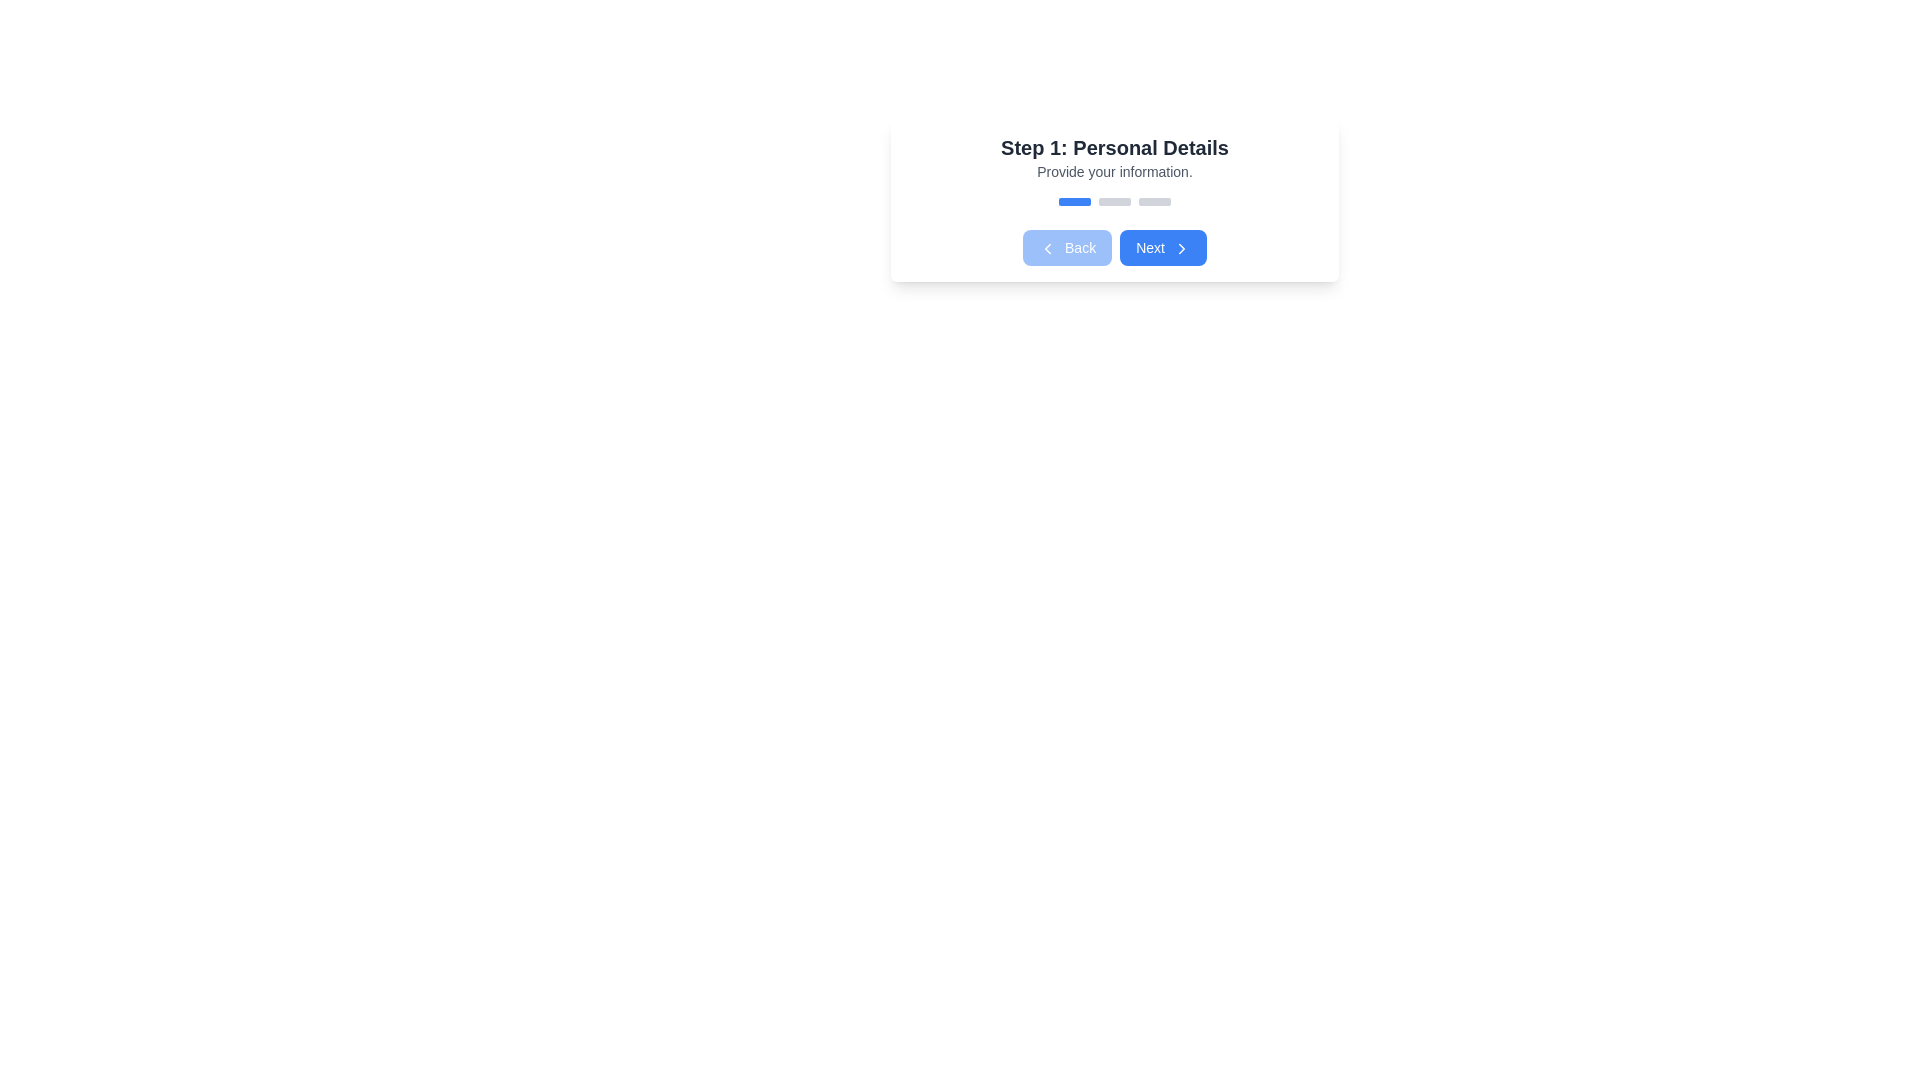  I want to click on the leftmost progress bar segment of the three-bar group, which indicates completion or selection in a multi-step process, so click(1074, 201).